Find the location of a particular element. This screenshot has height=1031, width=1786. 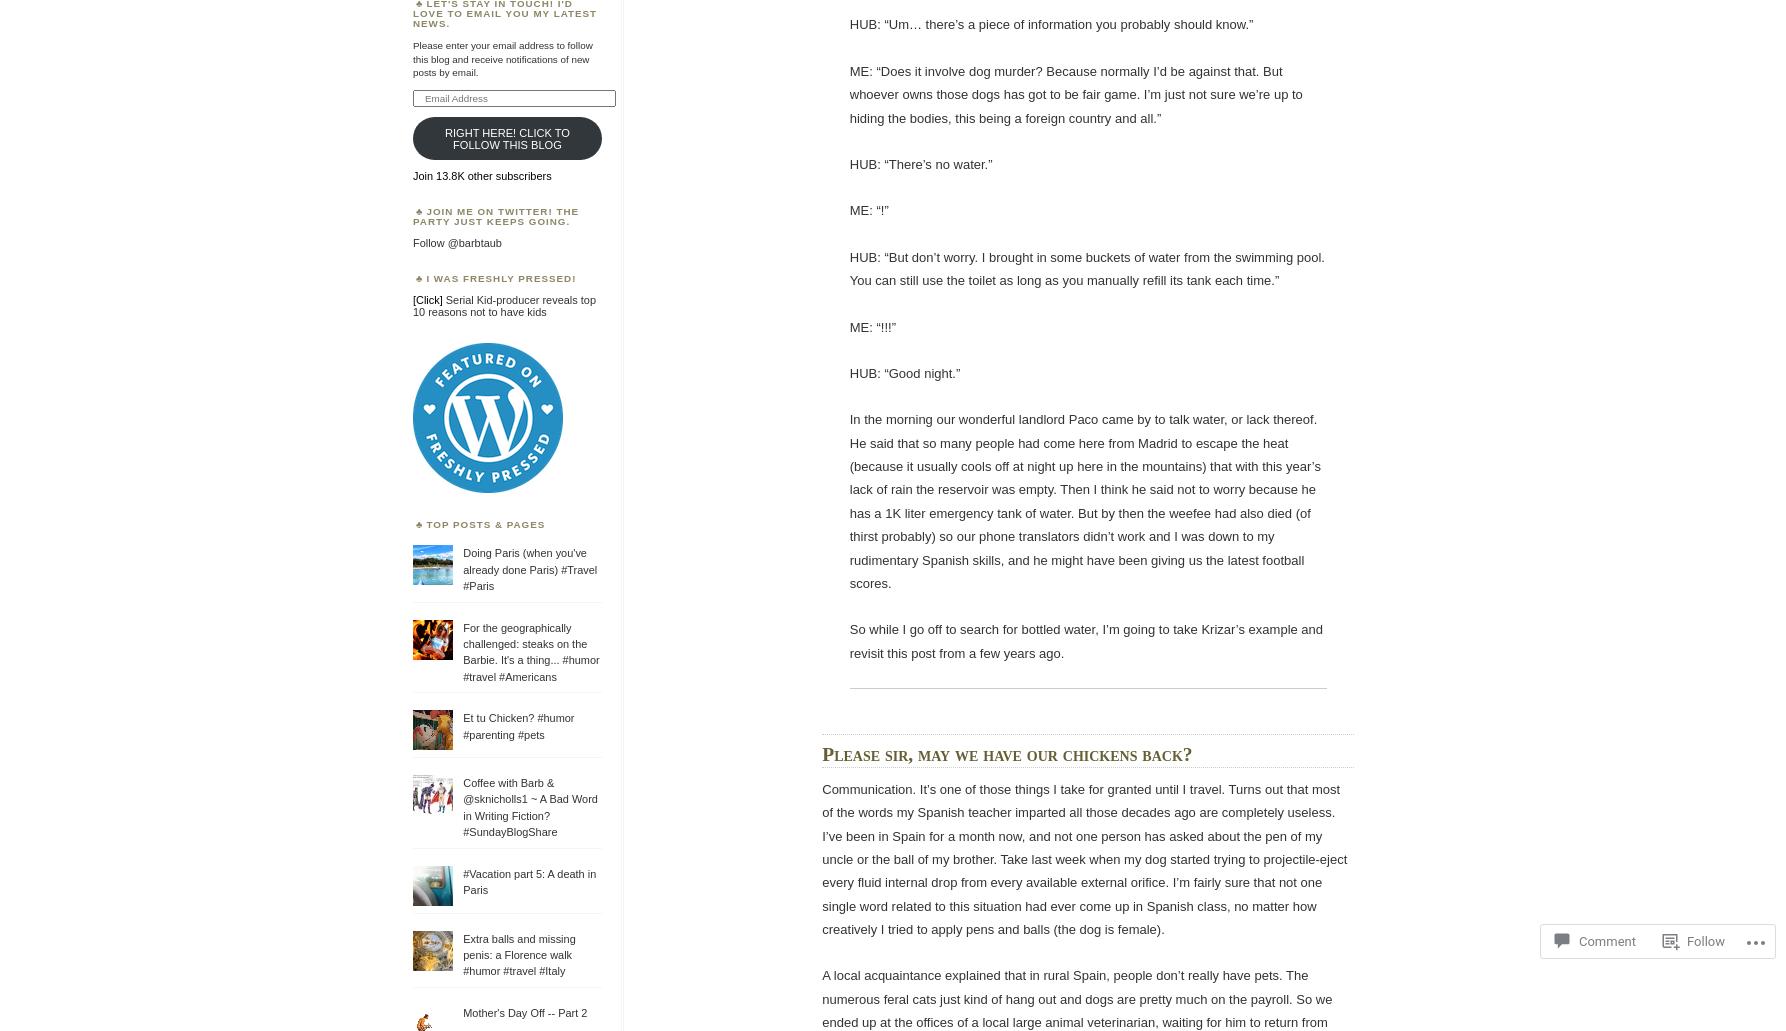

'Comment' is located at coordinates (1577, 940).